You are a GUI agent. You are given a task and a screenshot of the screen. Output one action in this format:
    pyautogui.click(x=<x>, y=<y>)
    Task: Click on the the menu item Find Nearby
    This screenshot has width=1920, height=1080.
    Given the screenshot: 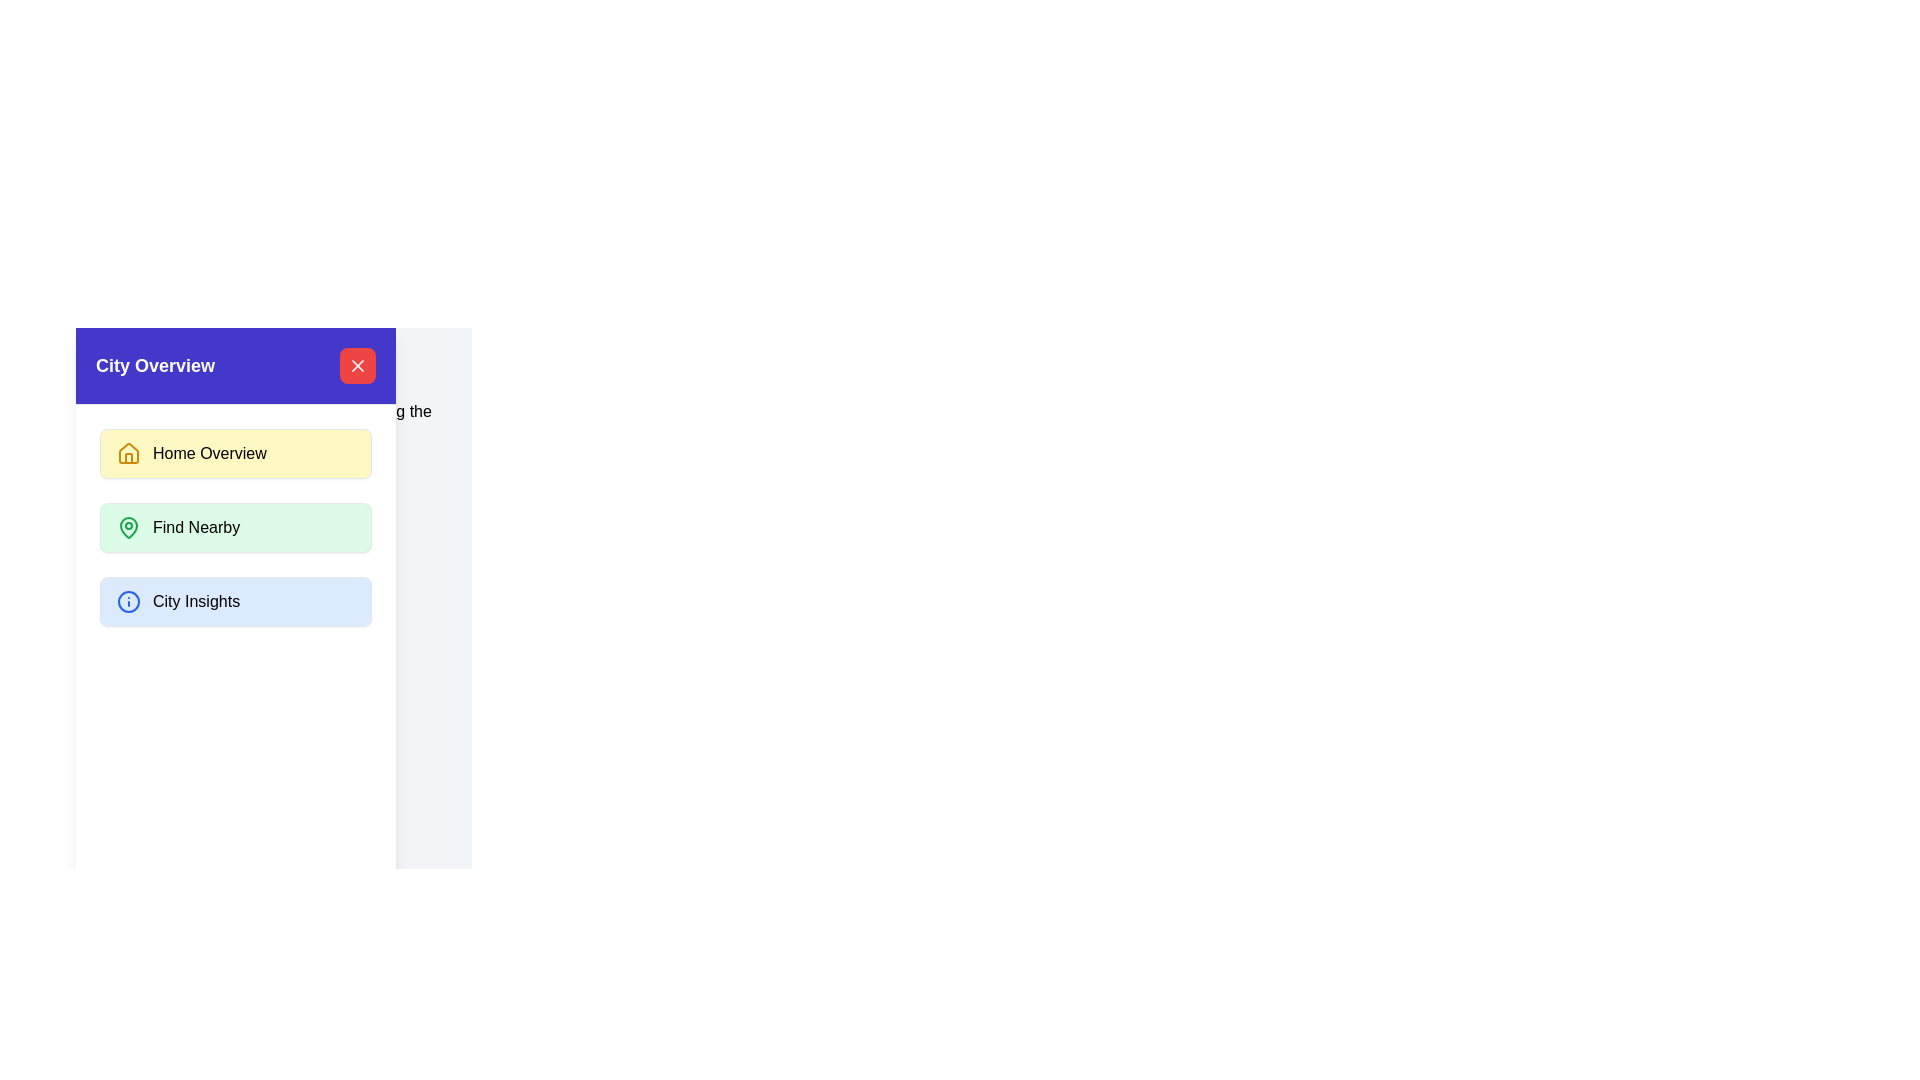 What is the action you would take?
    pyautogui.click(x=235, y=527)
    